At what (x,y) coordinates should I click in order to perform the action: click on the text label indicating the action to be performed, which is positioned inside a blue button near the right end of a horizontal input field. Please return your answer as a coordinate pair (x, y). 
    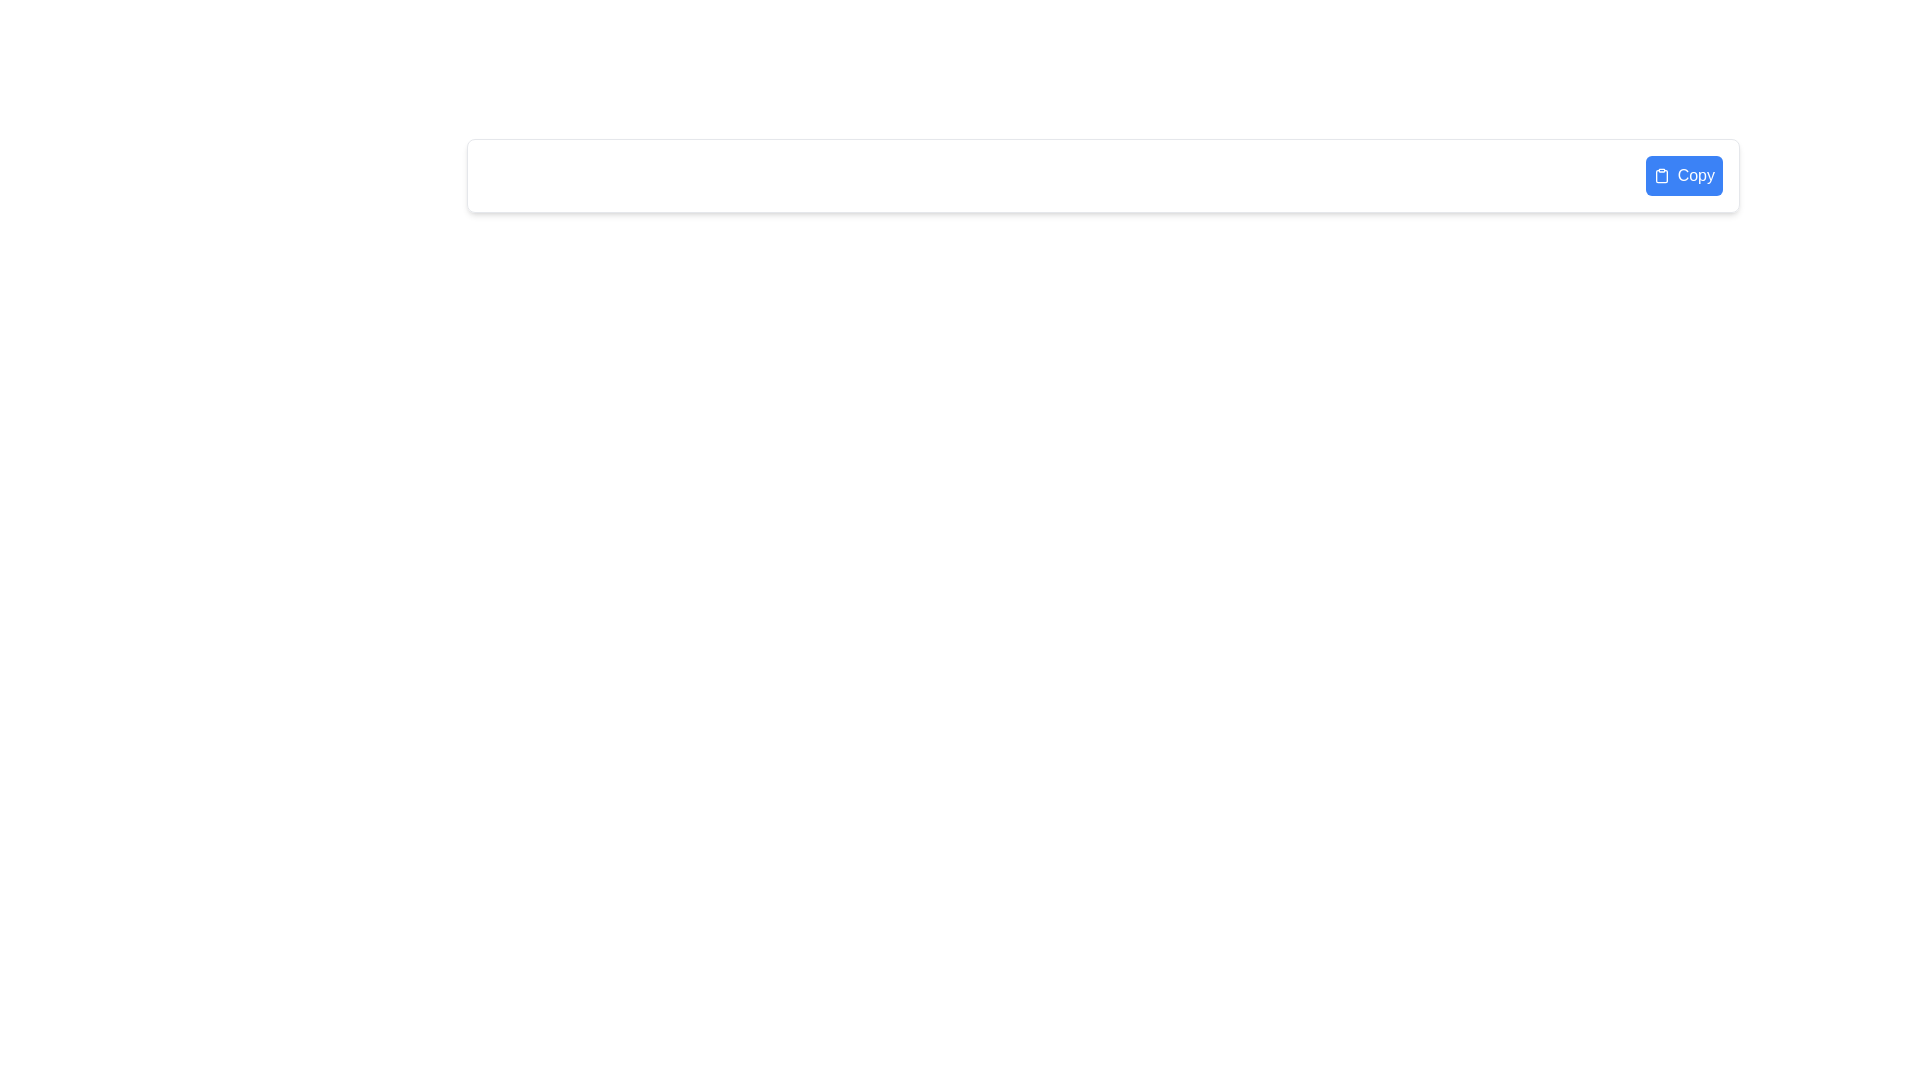
    Looking at the image, I should click on (1695, 175).